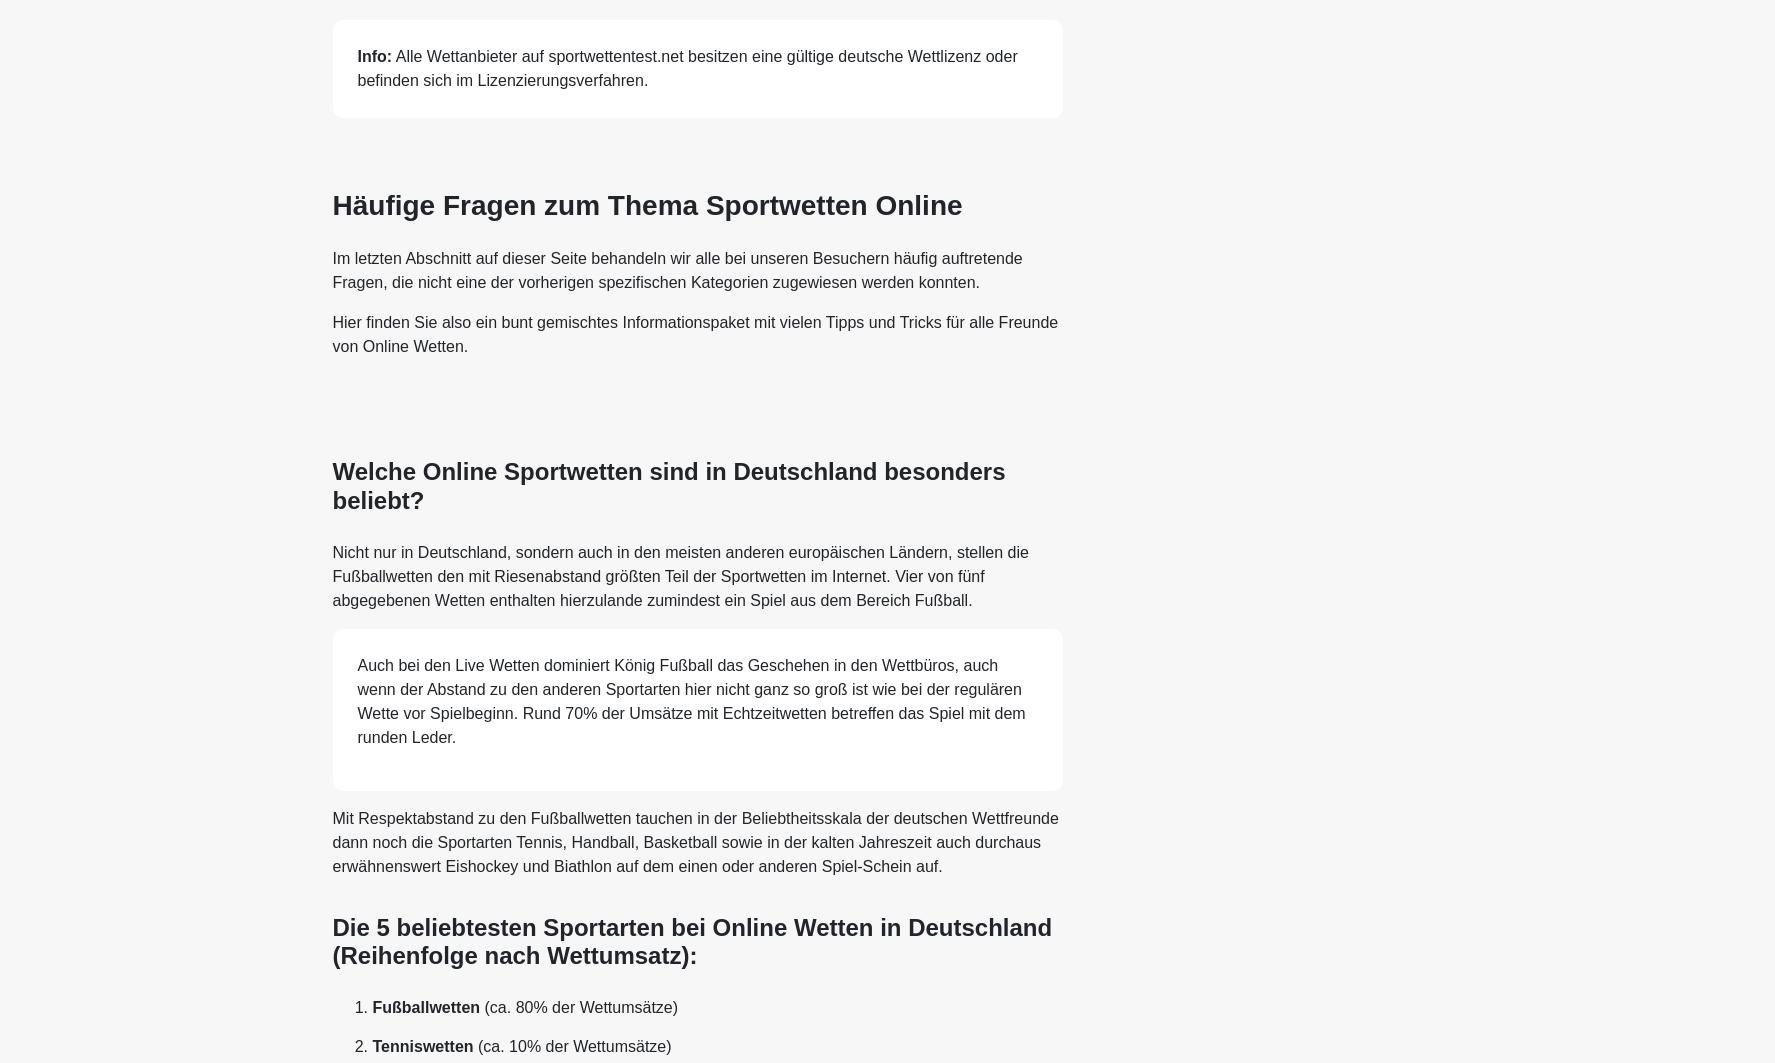  Describe the element at coordinates (579, 1006) in the screenshot. I see `'(ca. 80% der Wettumsätze)'` at that location.